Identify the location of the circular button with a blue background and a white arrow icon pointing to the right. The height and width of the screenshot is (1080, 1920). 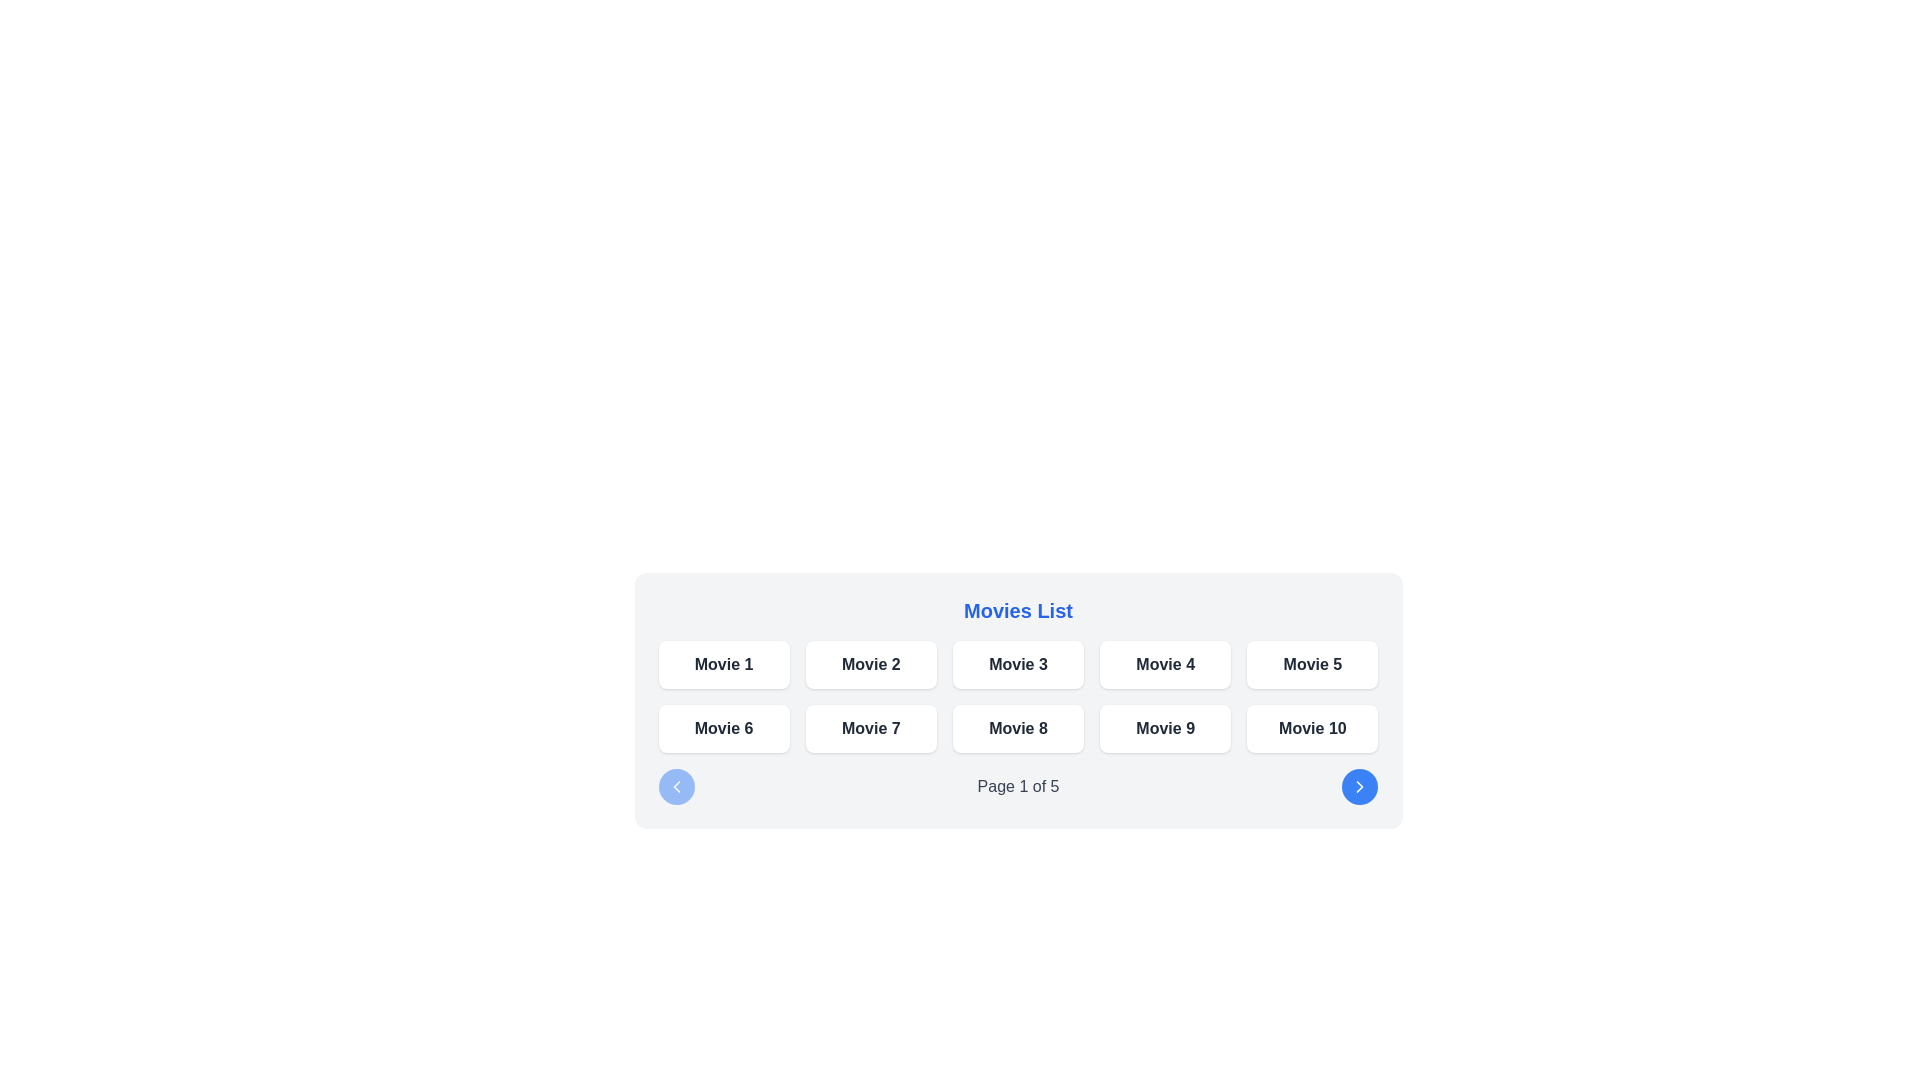
(1360, 785).